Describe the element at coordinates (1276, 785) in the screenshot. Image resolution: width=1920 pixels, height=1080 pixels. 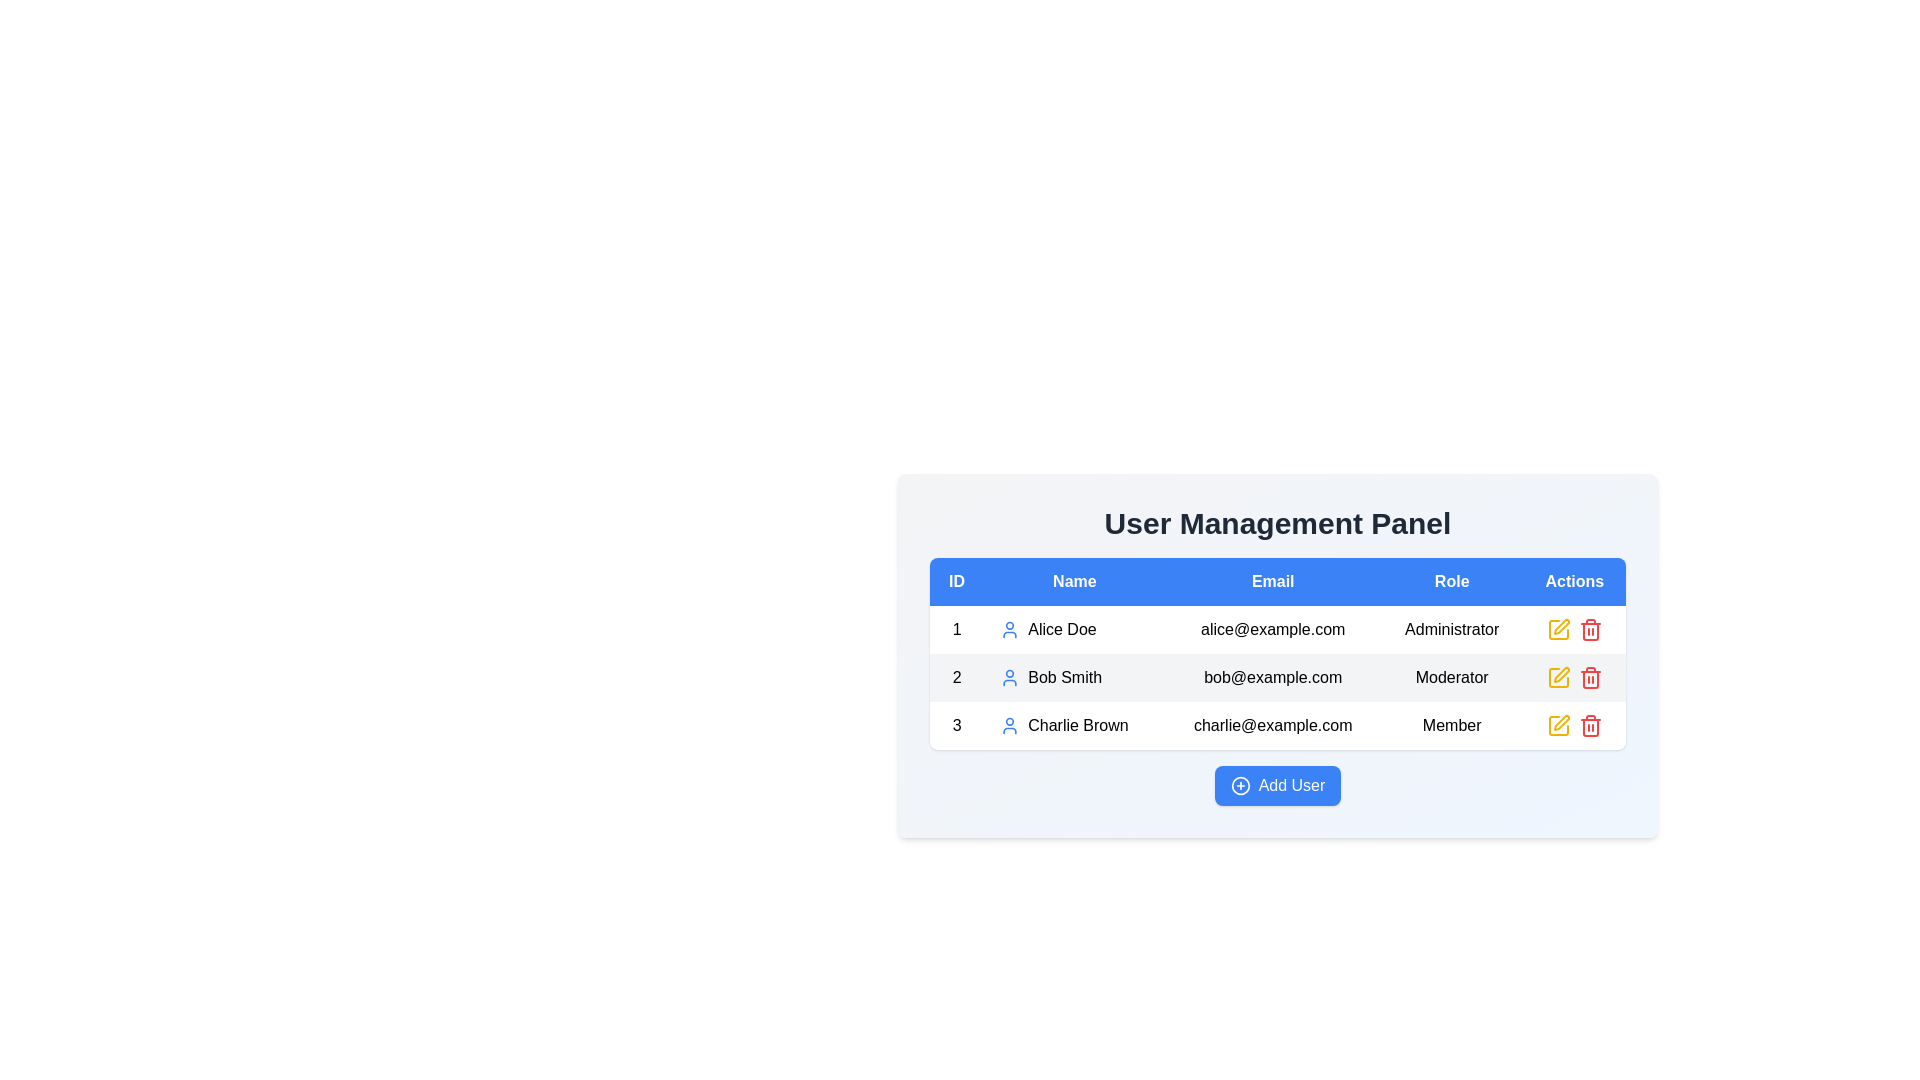
I see `the 'Add User' button located at the bottom center of the user management panel` at that location.